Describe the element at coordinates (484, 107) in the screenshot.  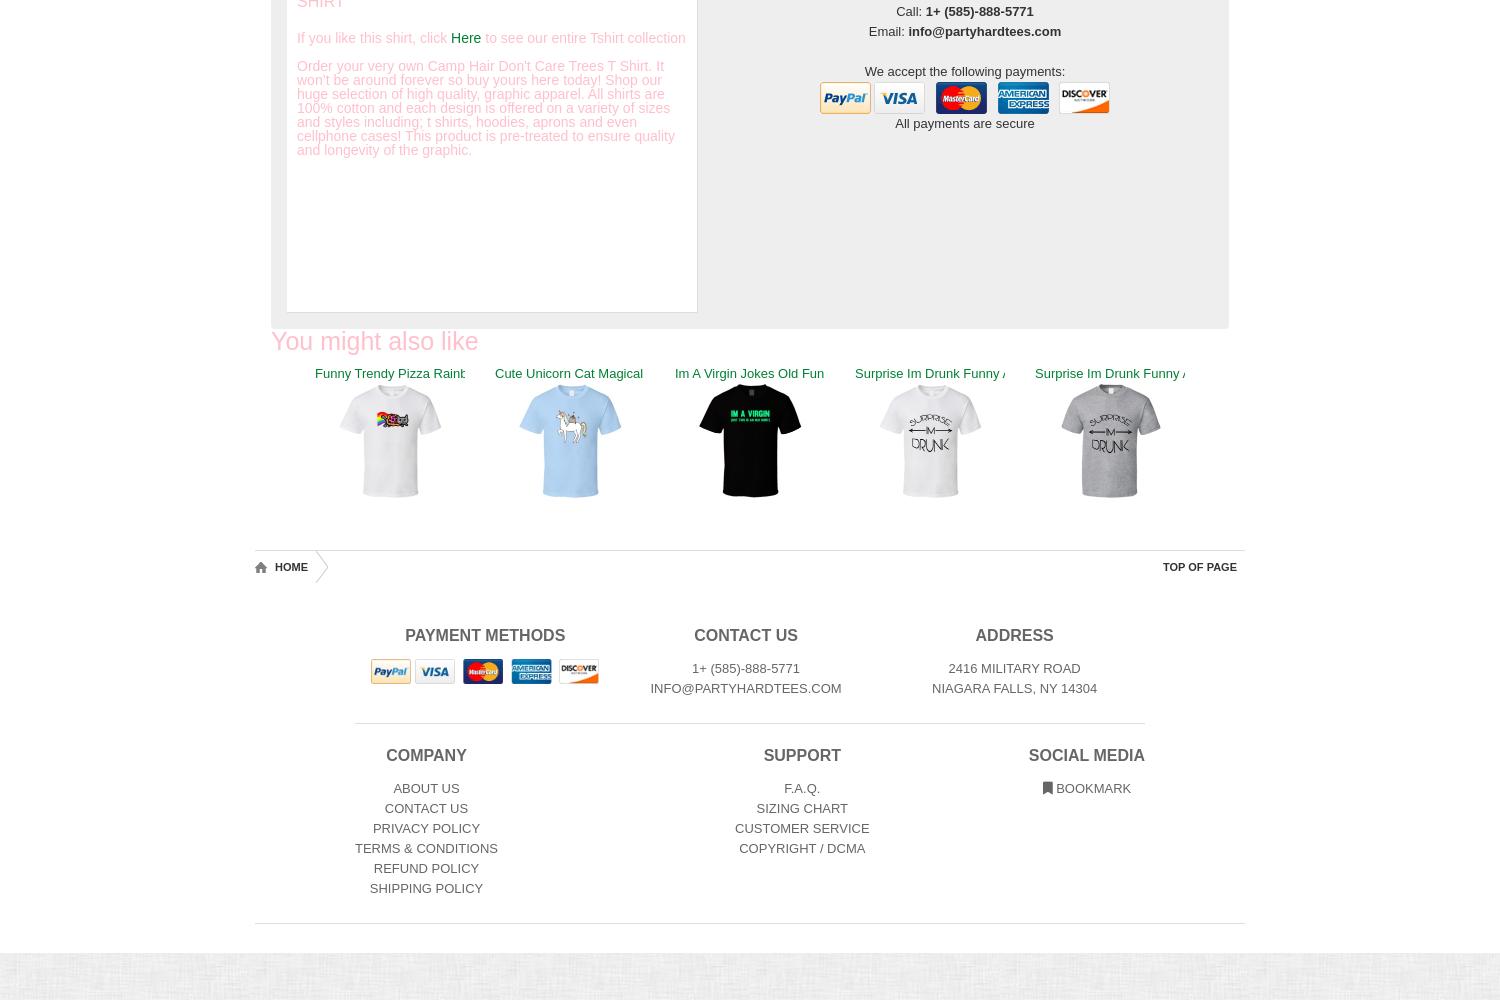
I see `'Order your very own  Camp Hair Don't Care Trees T Shirt. It won’t be around forever so buy yours here today! Shop our huge selection of high quality, graphic apparel. All shirts are 100% cotton and each design is offered on a variety of sizes and styles including; t shirts, hoodies, aprons and even cellphone cases! This product is pre-treated to ensure quality and longevity of the graphic.'` at that location.